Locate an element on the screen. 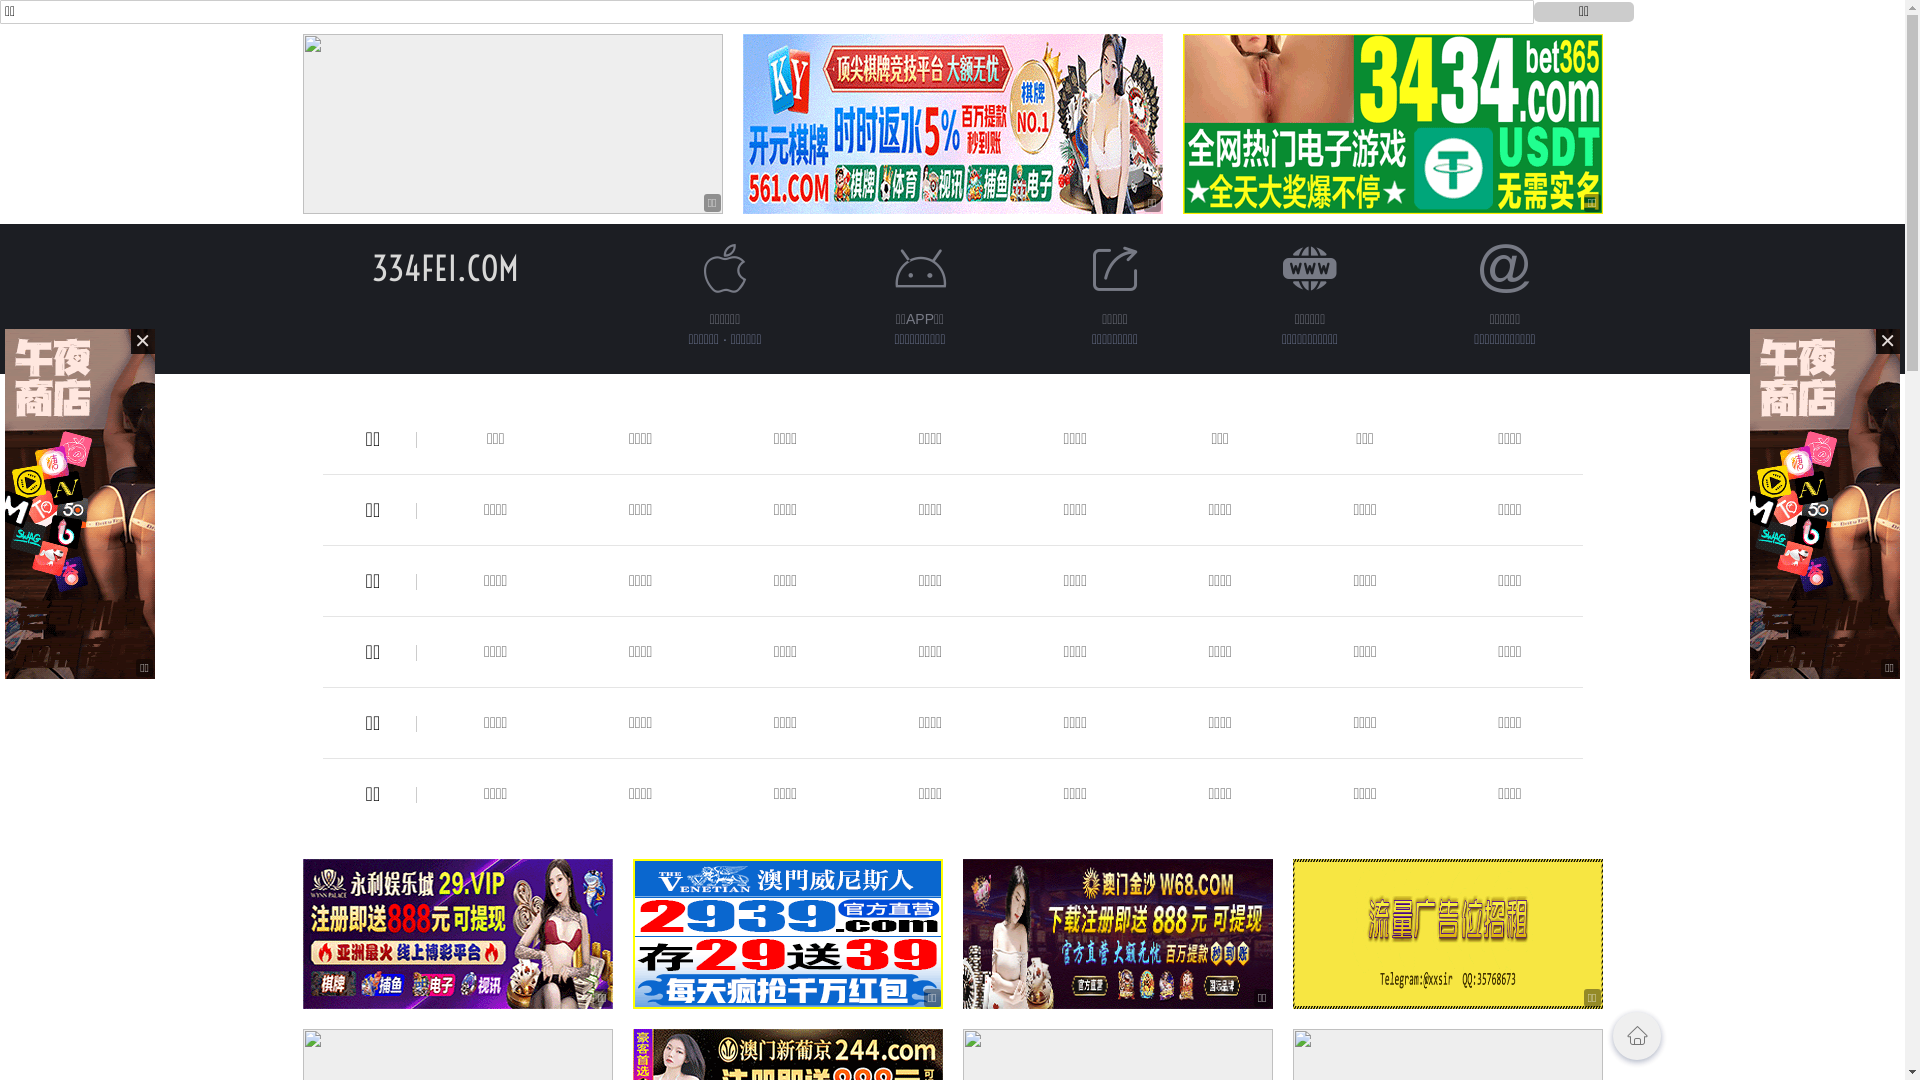 The height and width of the screenshot is (1080, 1920). '334FEI.COM' is located at coordinates (444, 267).